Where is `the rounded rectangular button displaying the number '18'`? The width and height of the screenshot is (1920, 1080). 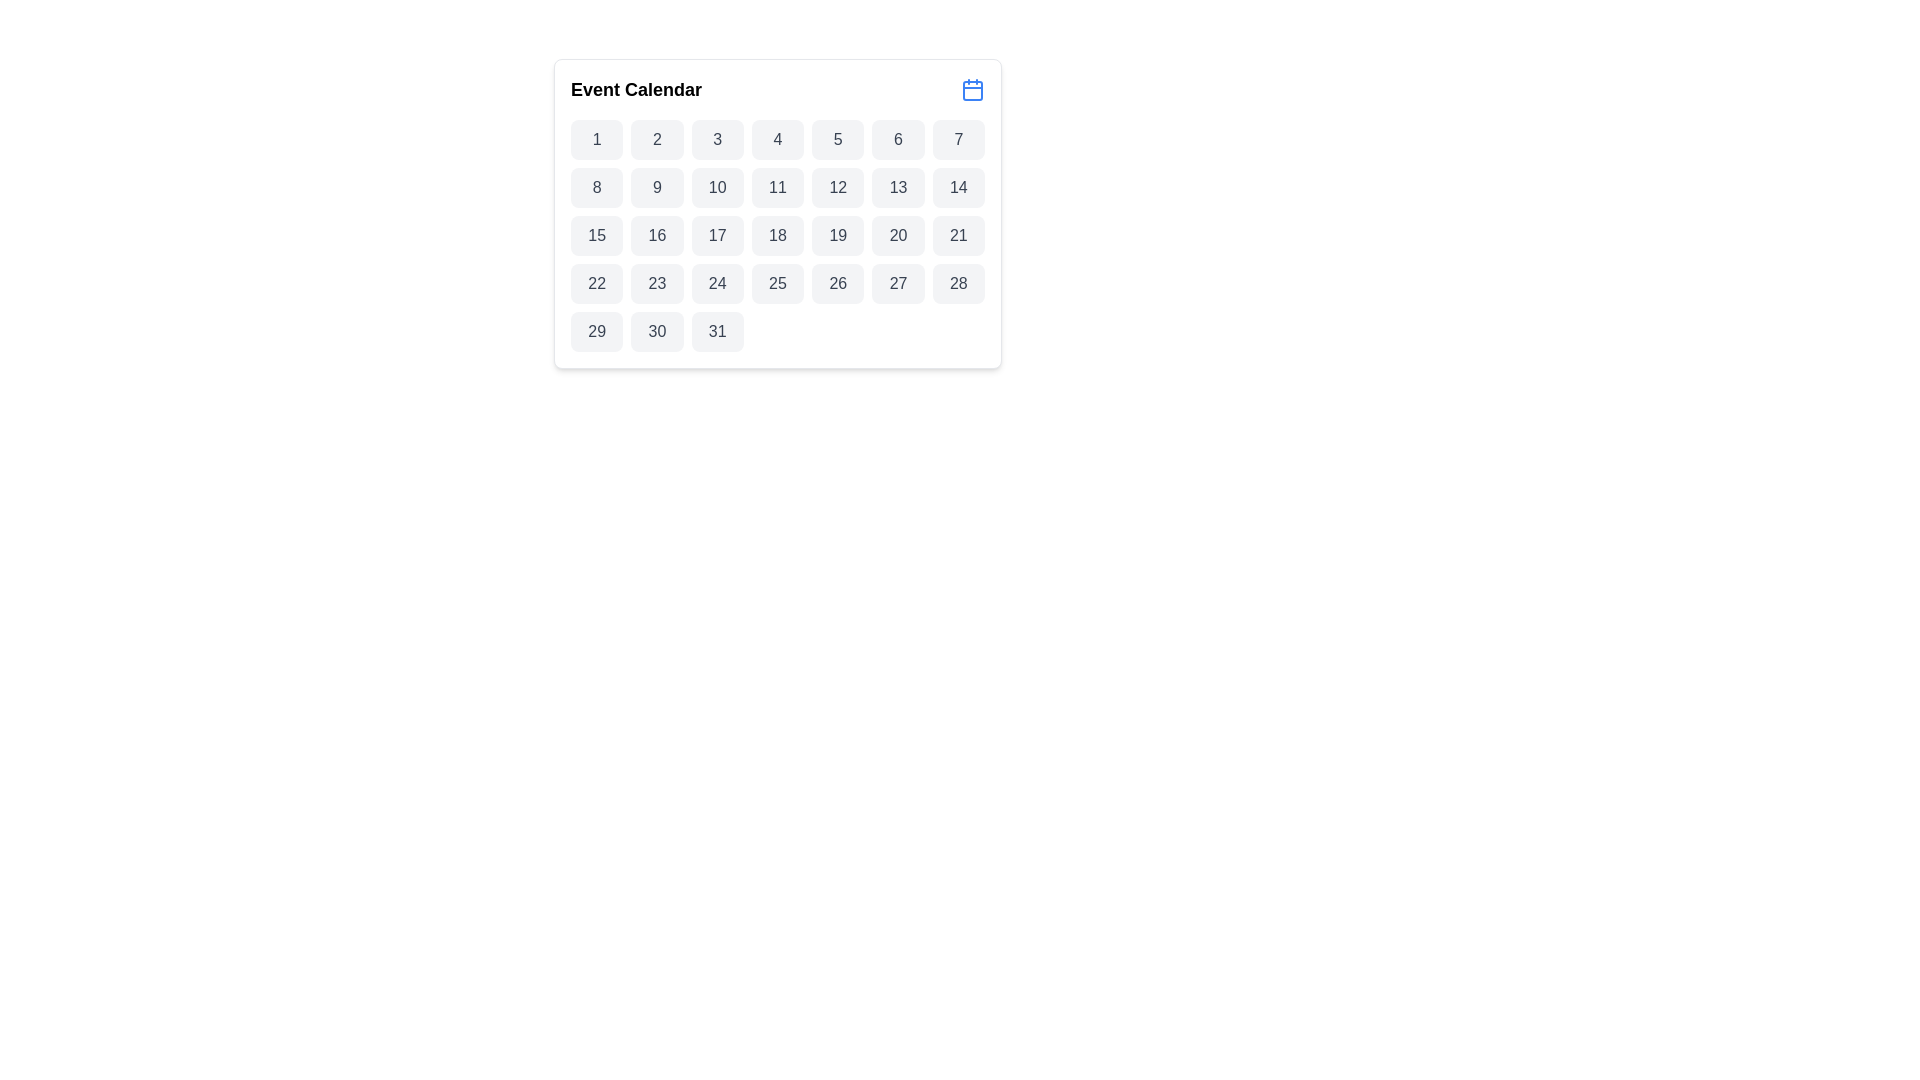 the rounded rectangular button displaying the number '18' is located at coordinates (776, 234).